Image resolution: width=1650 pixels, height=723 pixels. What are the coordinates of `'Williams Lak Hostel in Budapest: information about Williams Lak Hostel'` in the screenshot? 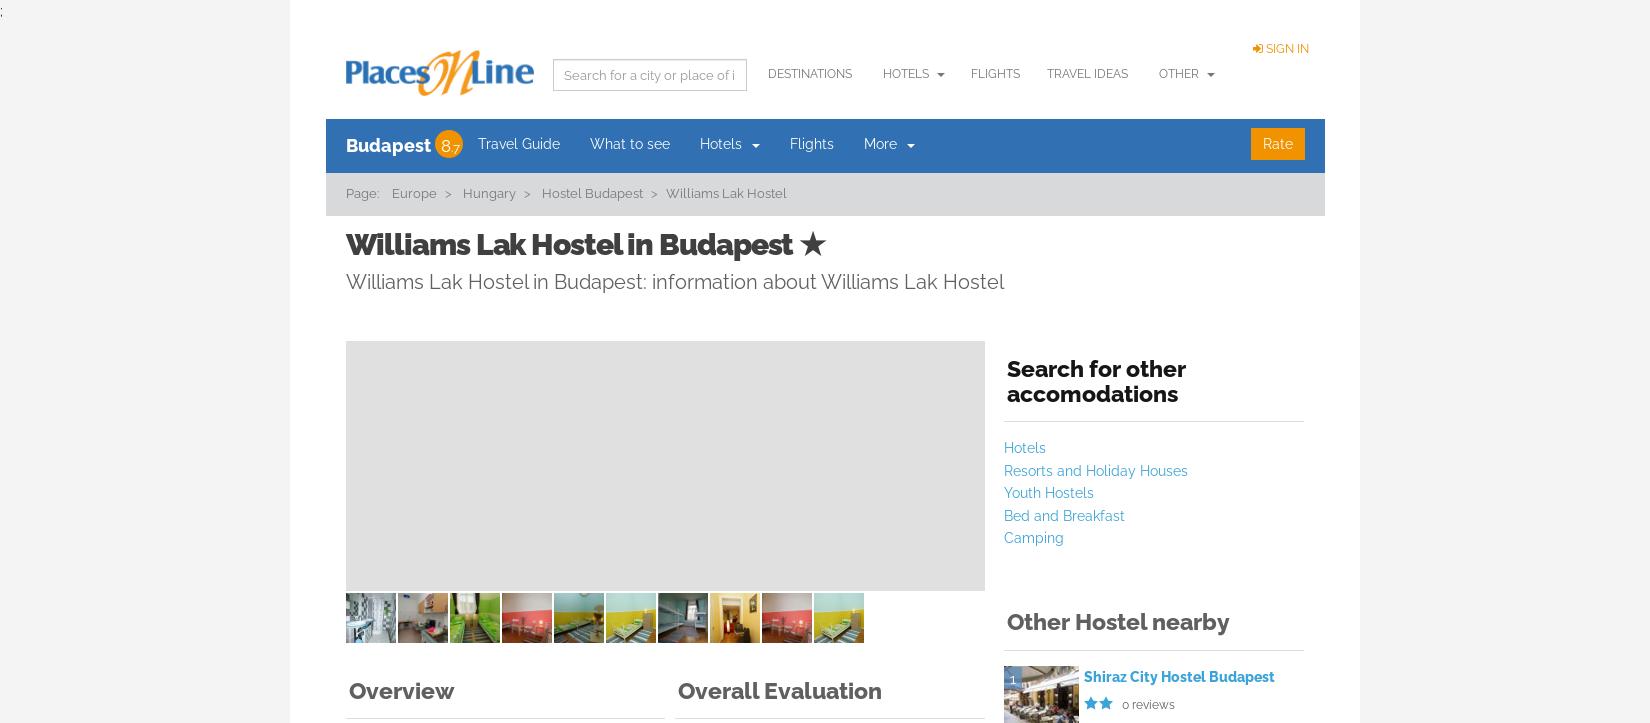 It's located at (673, 280).